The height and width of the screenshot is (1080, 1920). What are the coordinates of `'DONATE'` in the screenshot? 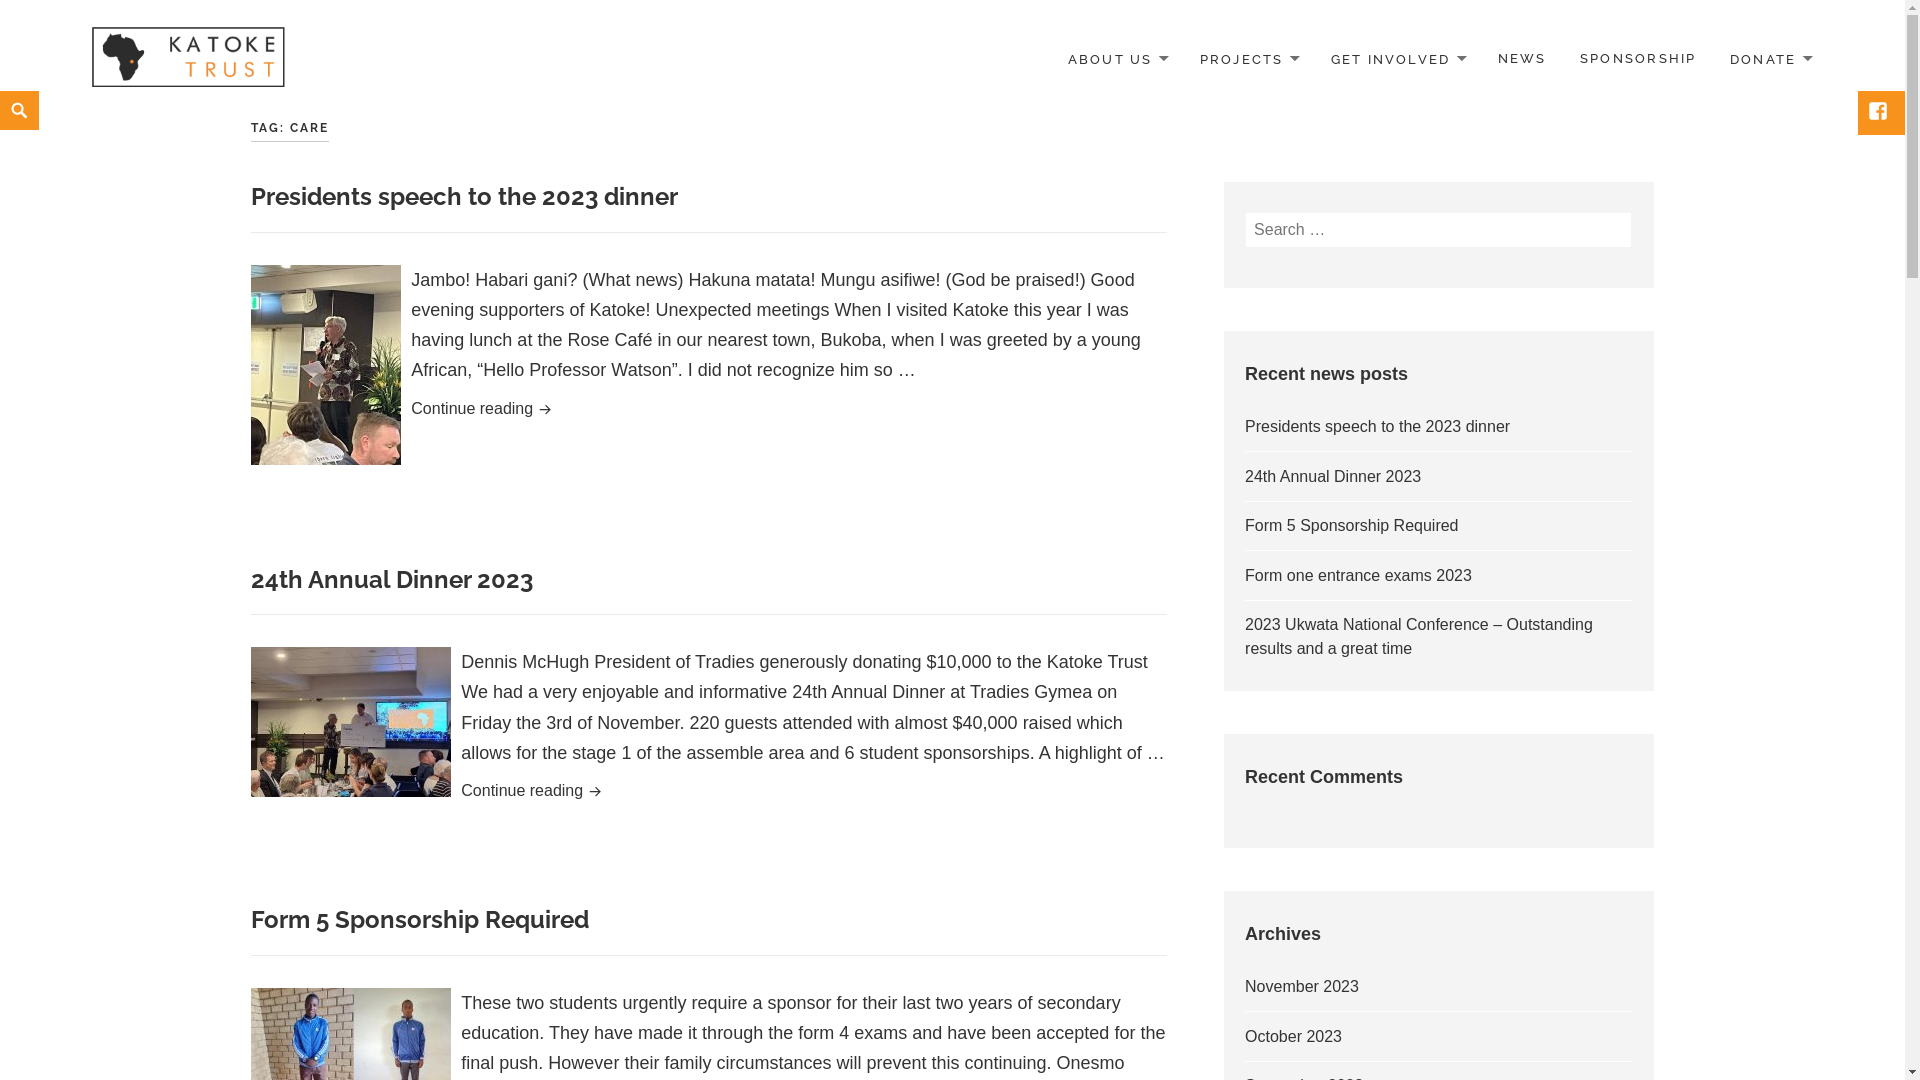 It's located at (1770, 58).